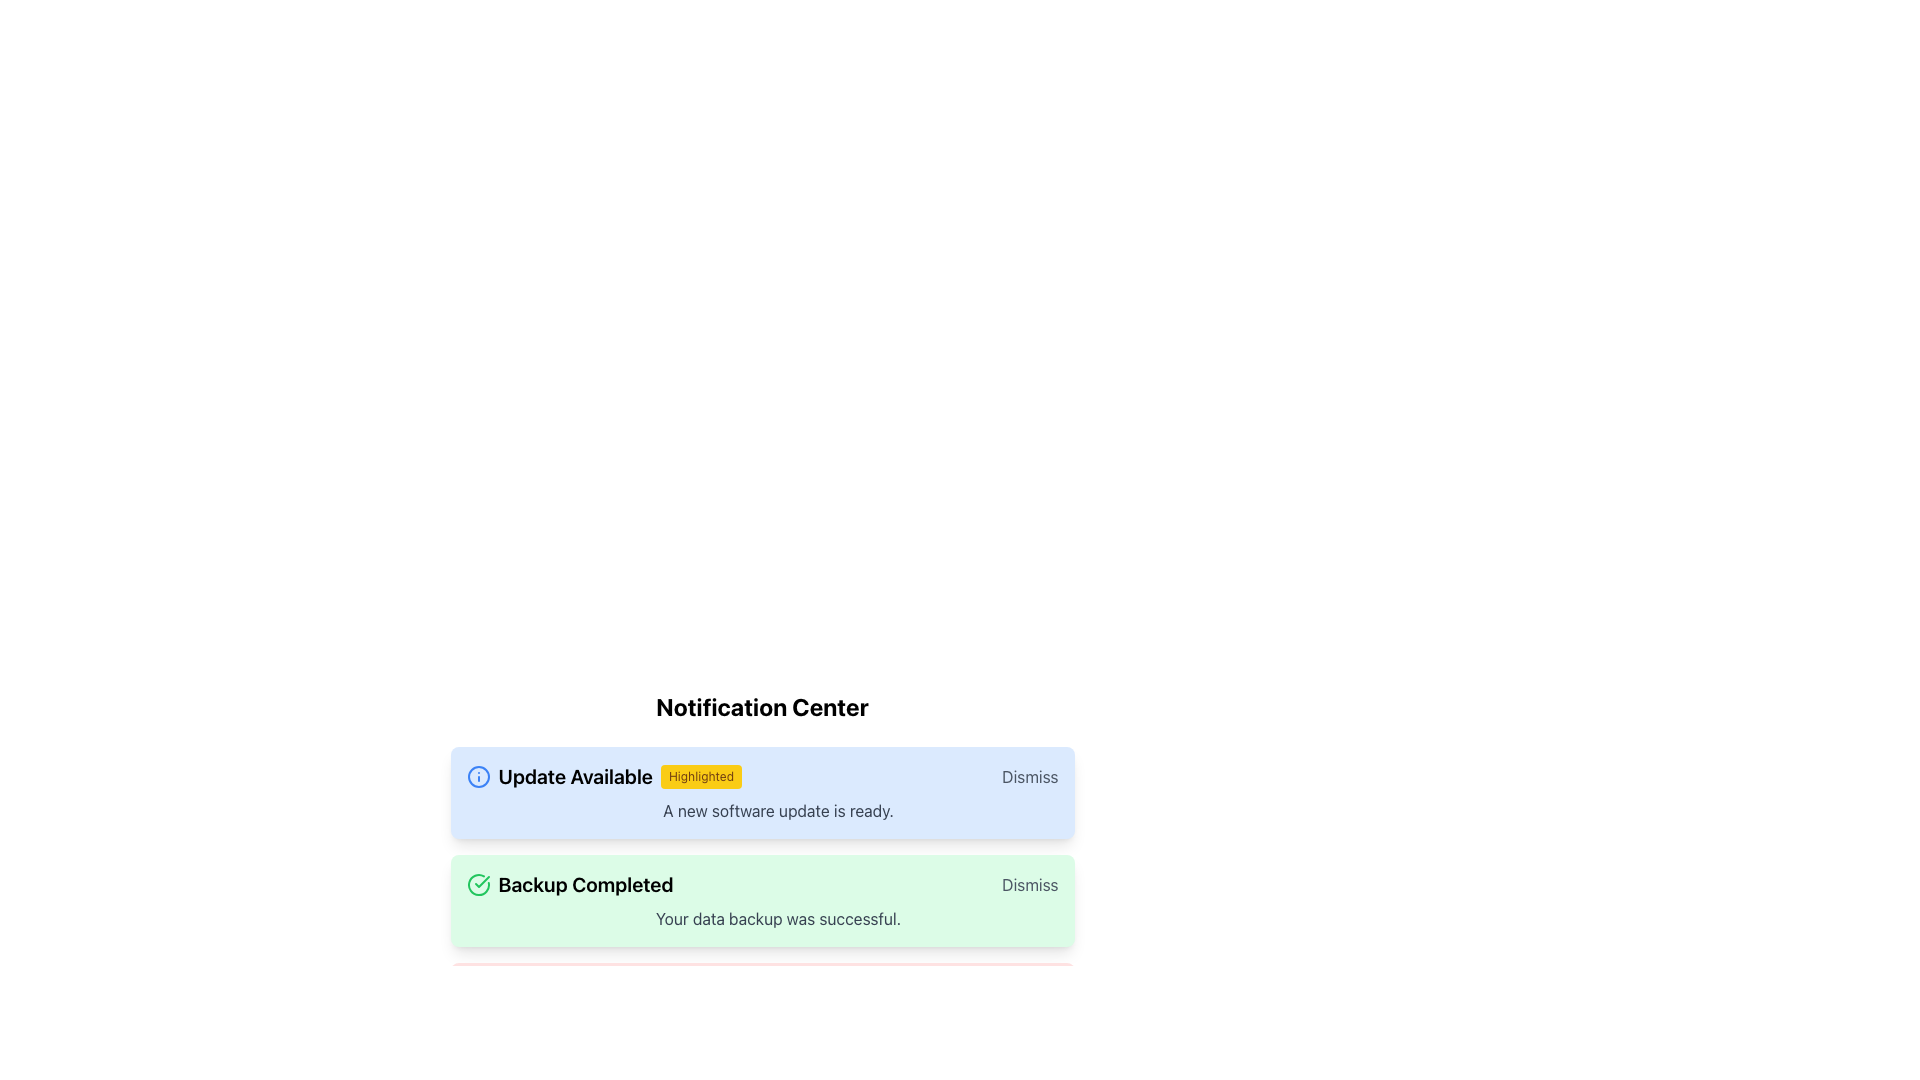 The width and height of the screenshot is (1920, 1080). What do you see at coordinates (761, 883) in the screenshot?
I see `the Notification Bar displaying 'Backup Completed'` at bounding box center [761, 883].